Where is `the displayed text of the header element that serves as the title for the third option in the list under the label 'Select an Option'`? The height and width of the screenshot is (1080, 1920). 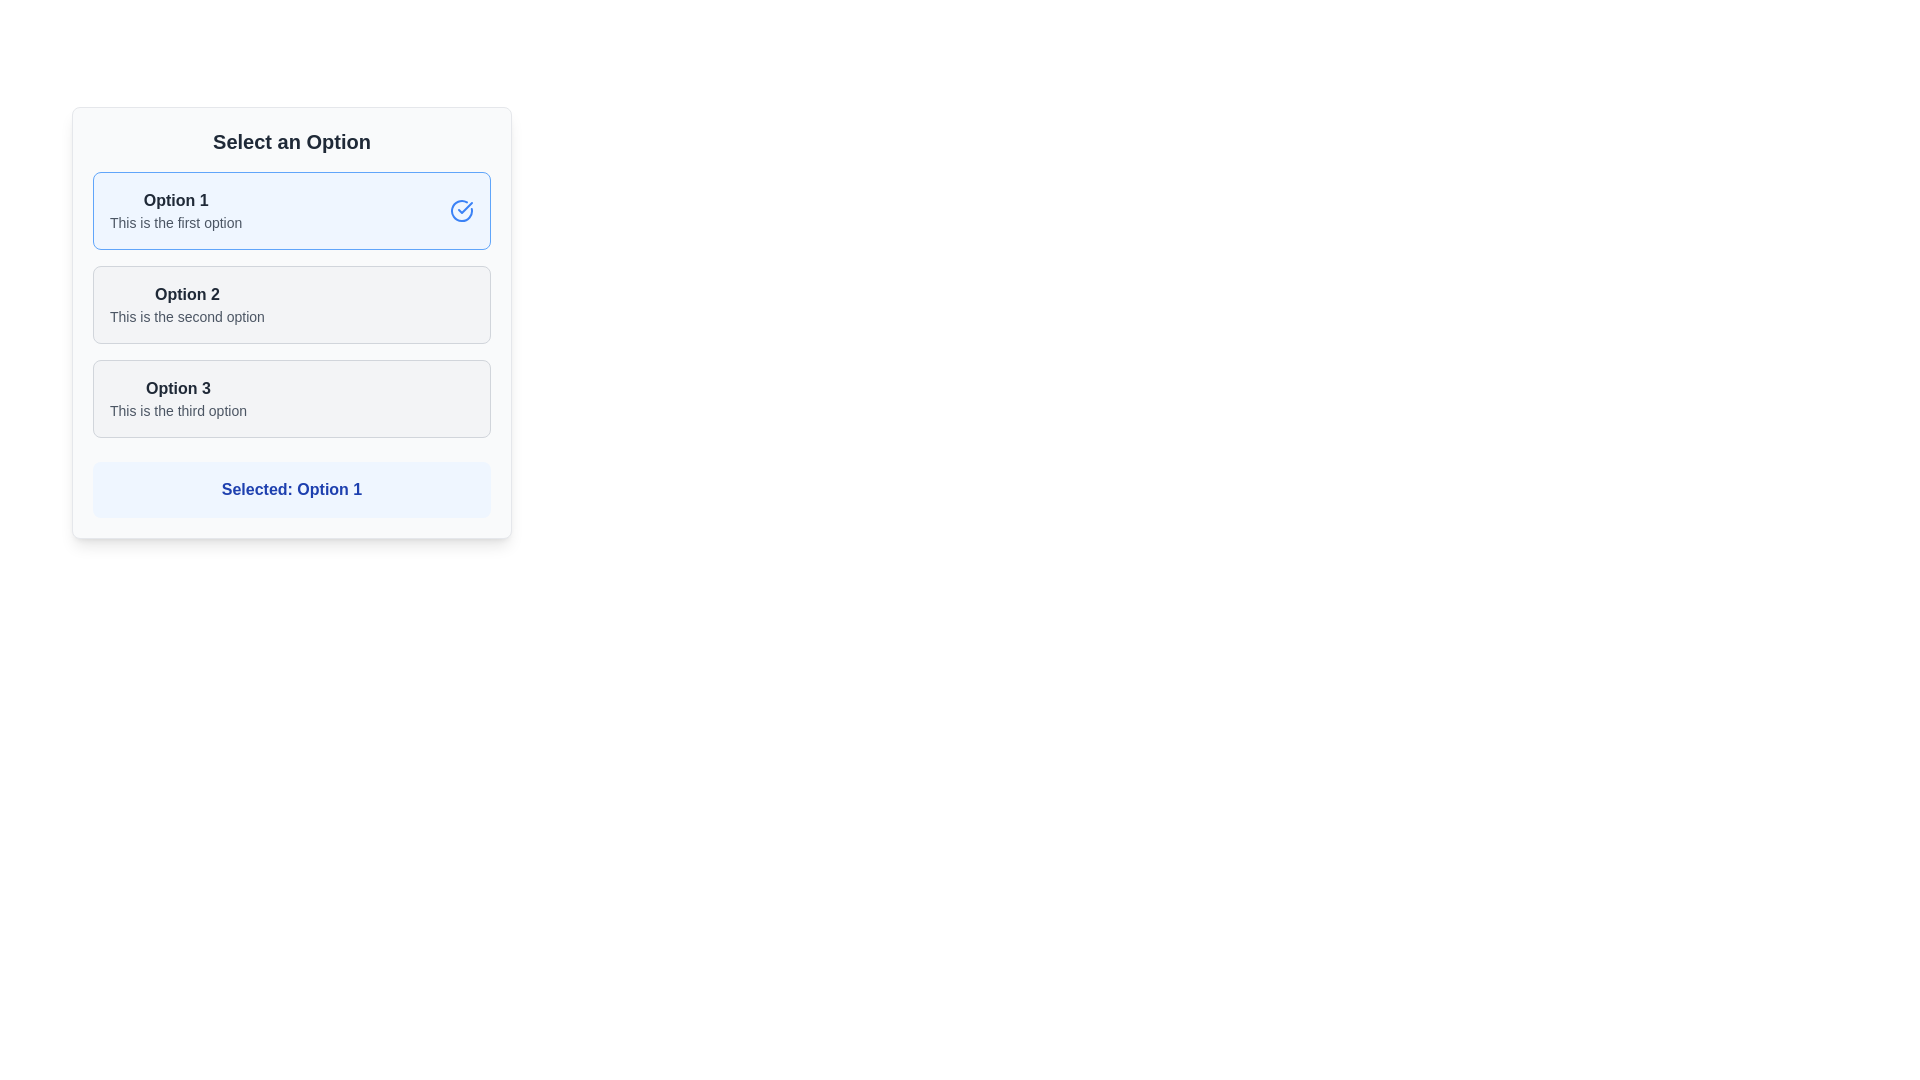 the displayed text of the header element that serves as the title for the third option in the list under the label 'Select an Option' is located at coordinates (178, 389).